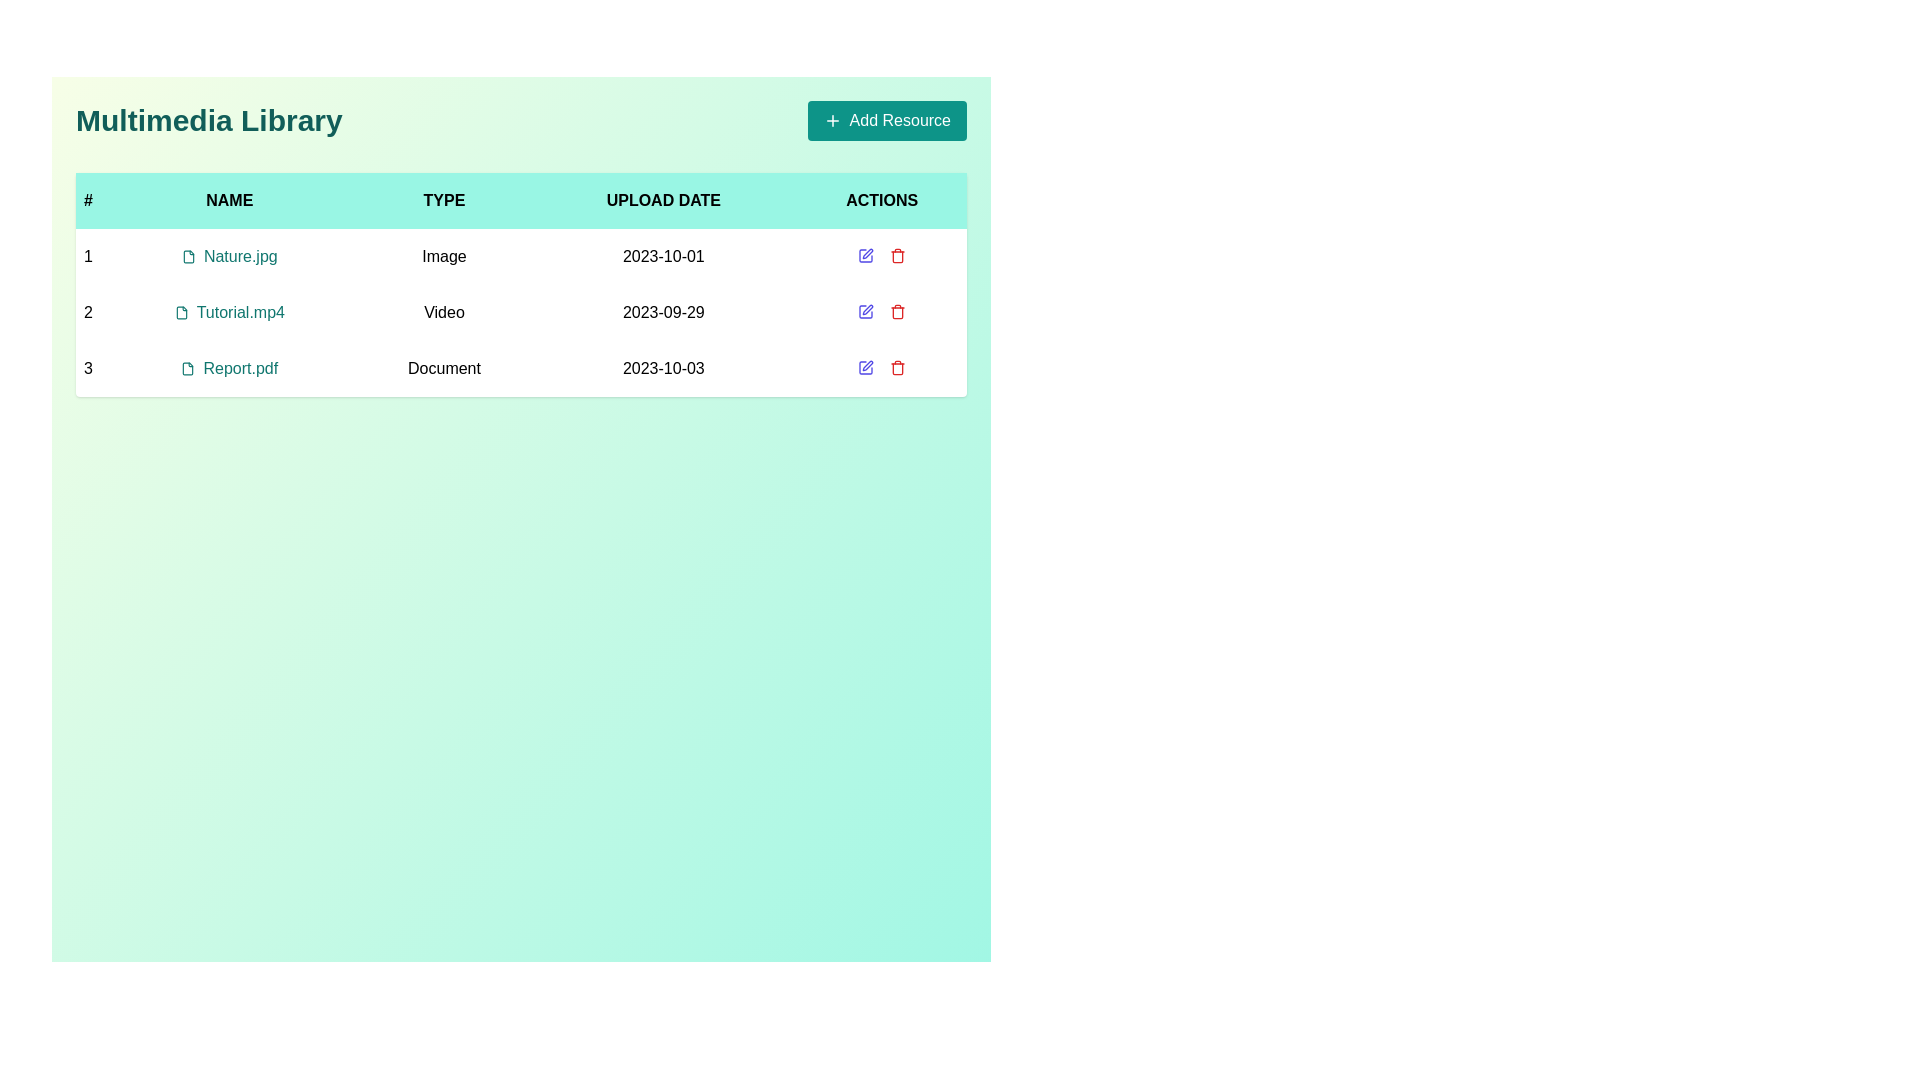 The height and width of the screenshot is (1080, 1920). What do you see at coordinates (229, 256) in the screenshot?
I see `the text label 'Nature.jpg' which is styled in teal and accompanied by a file icon, located` at bounding box center [229, 256].